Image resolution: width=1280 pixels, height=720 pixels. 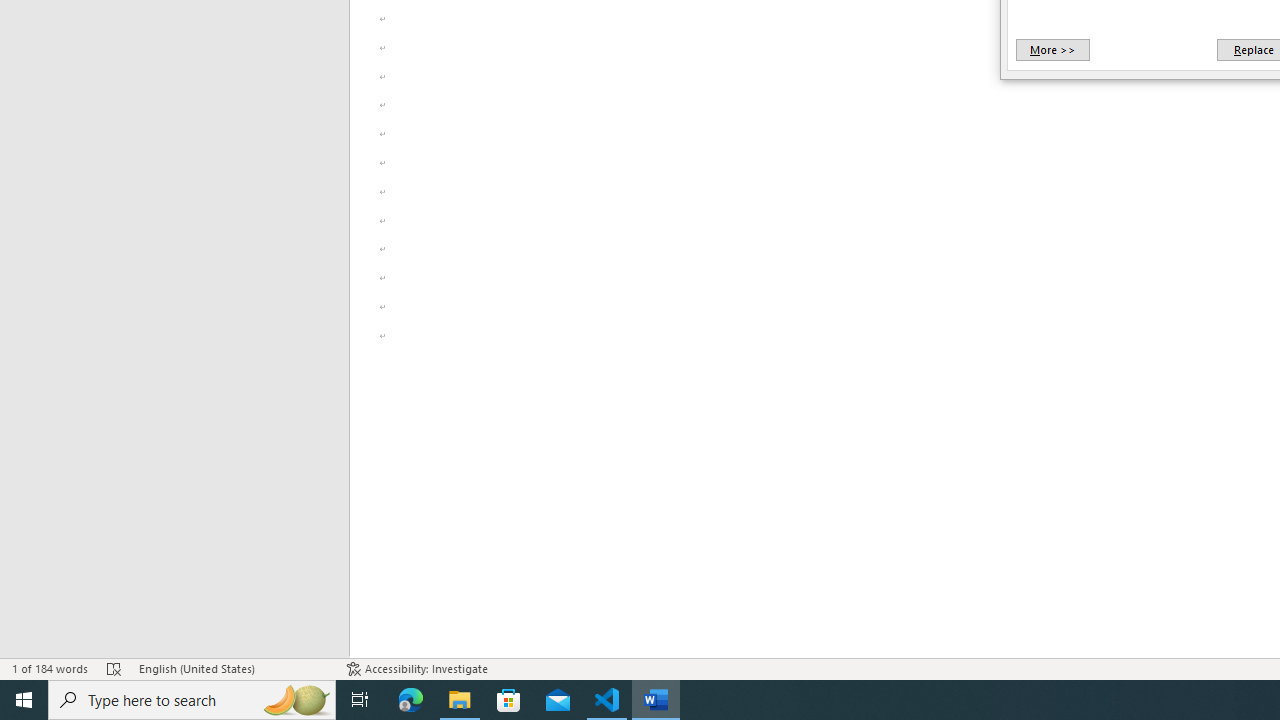 What do you see at coordinates (416, 669) in the screenshot?
I see `'Accessibility Checker Accessibility: Investigate'` at bounding box center [416, 669].